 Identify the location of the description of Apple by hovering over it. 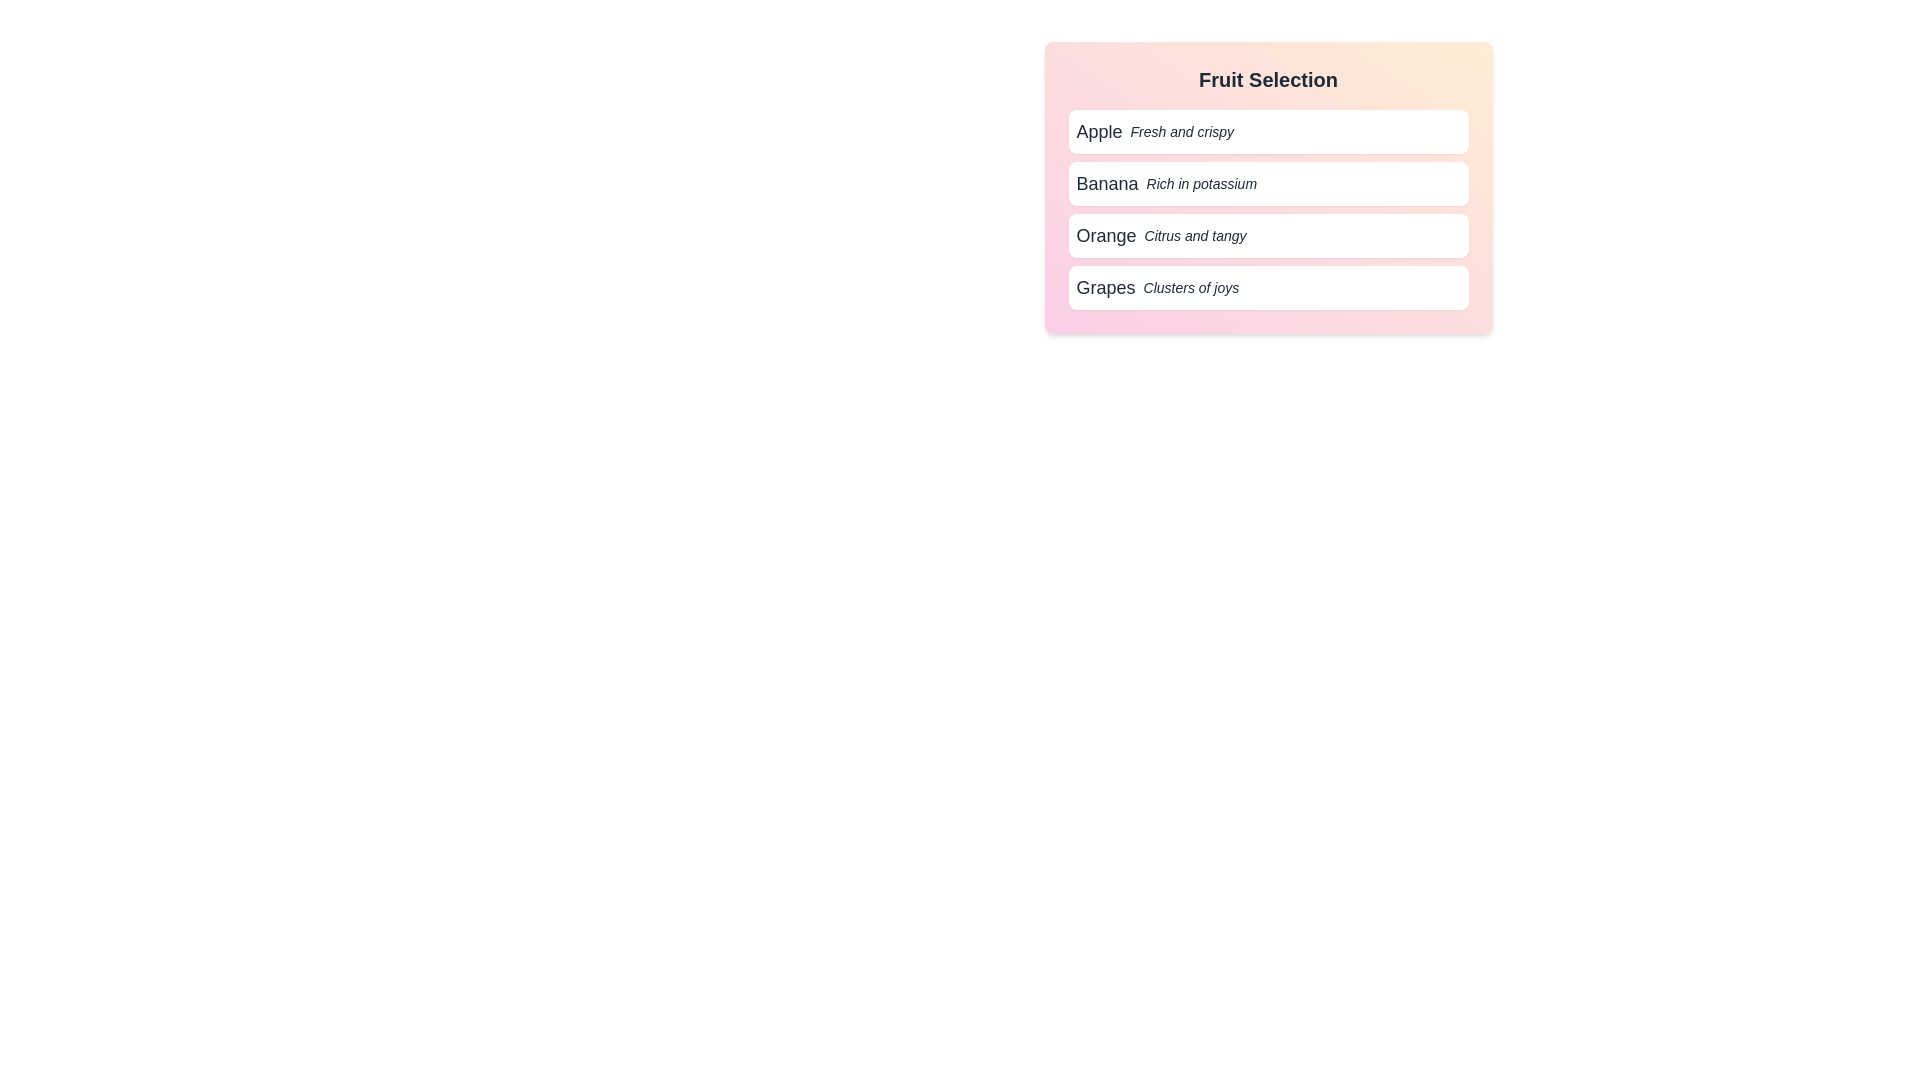
(1267, 131).